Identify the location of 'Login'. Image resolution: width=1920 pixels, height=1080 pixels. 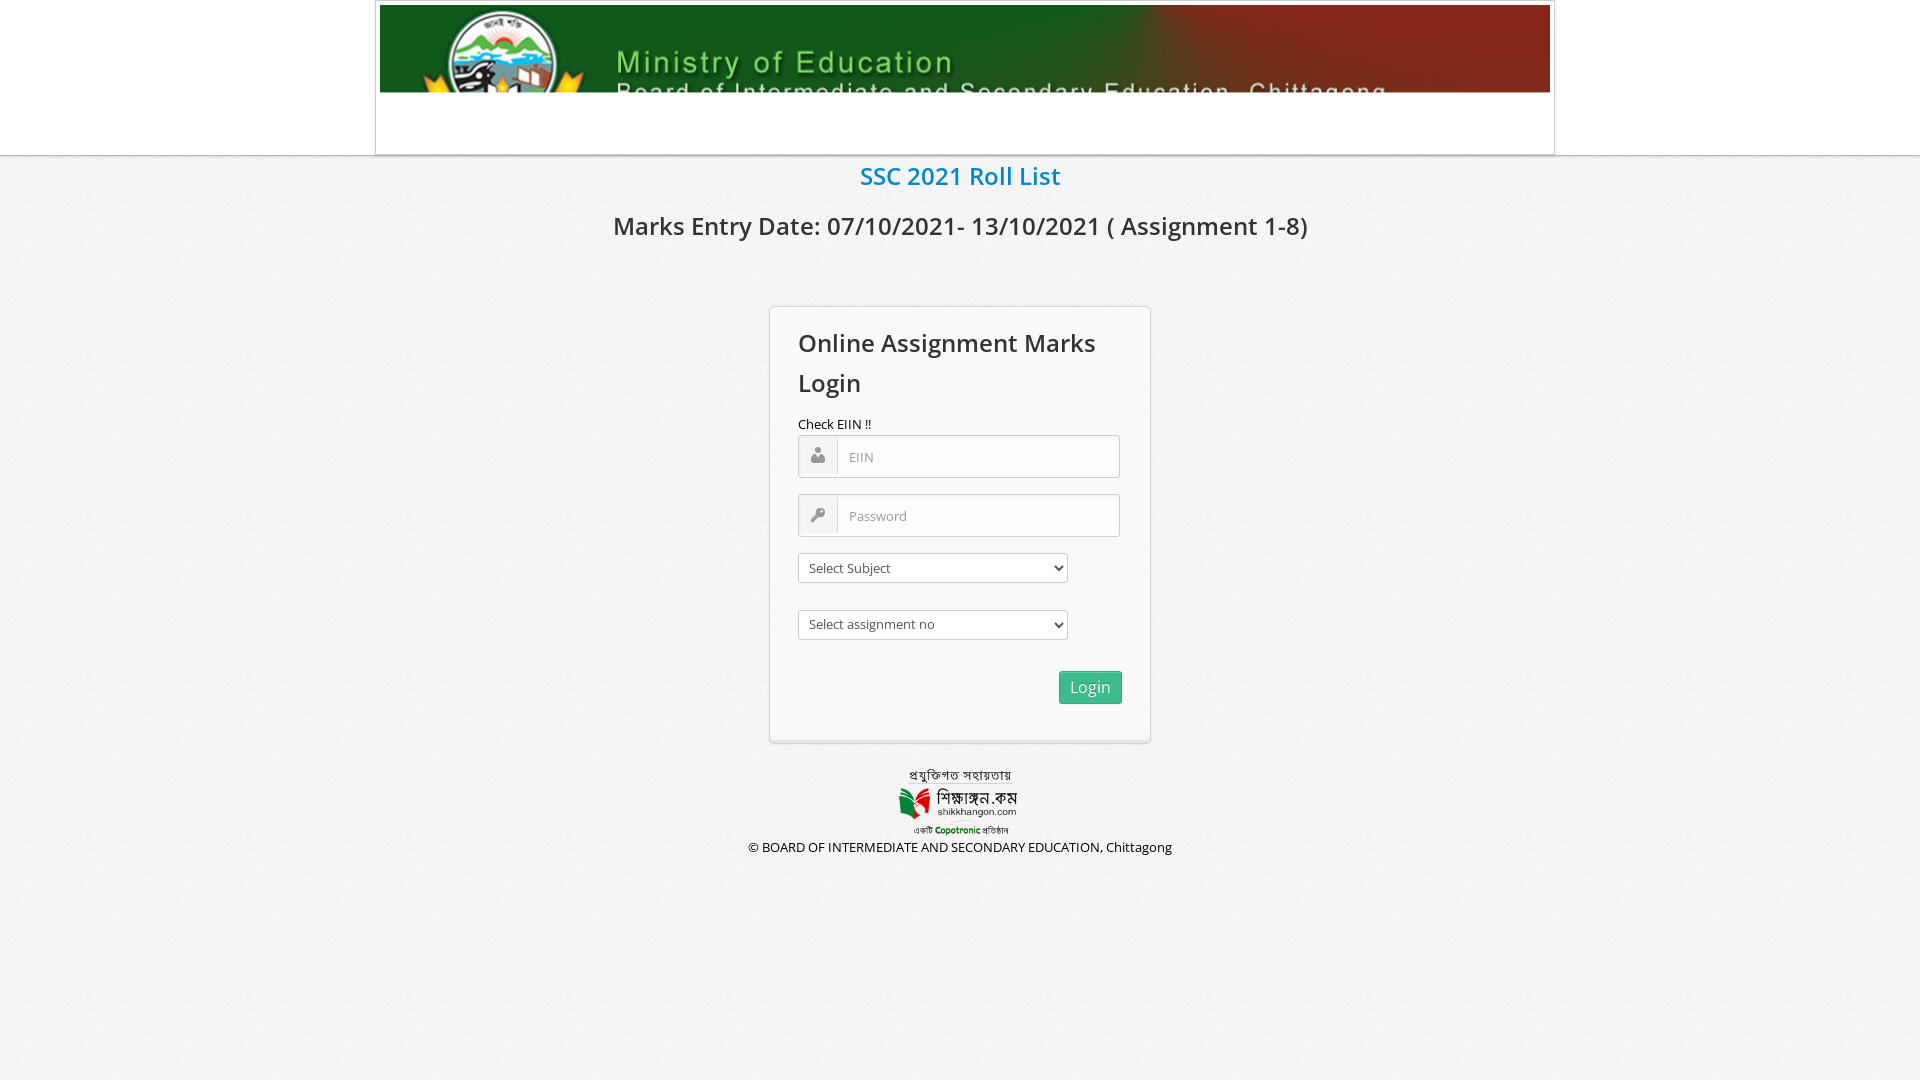
(1089, 686).